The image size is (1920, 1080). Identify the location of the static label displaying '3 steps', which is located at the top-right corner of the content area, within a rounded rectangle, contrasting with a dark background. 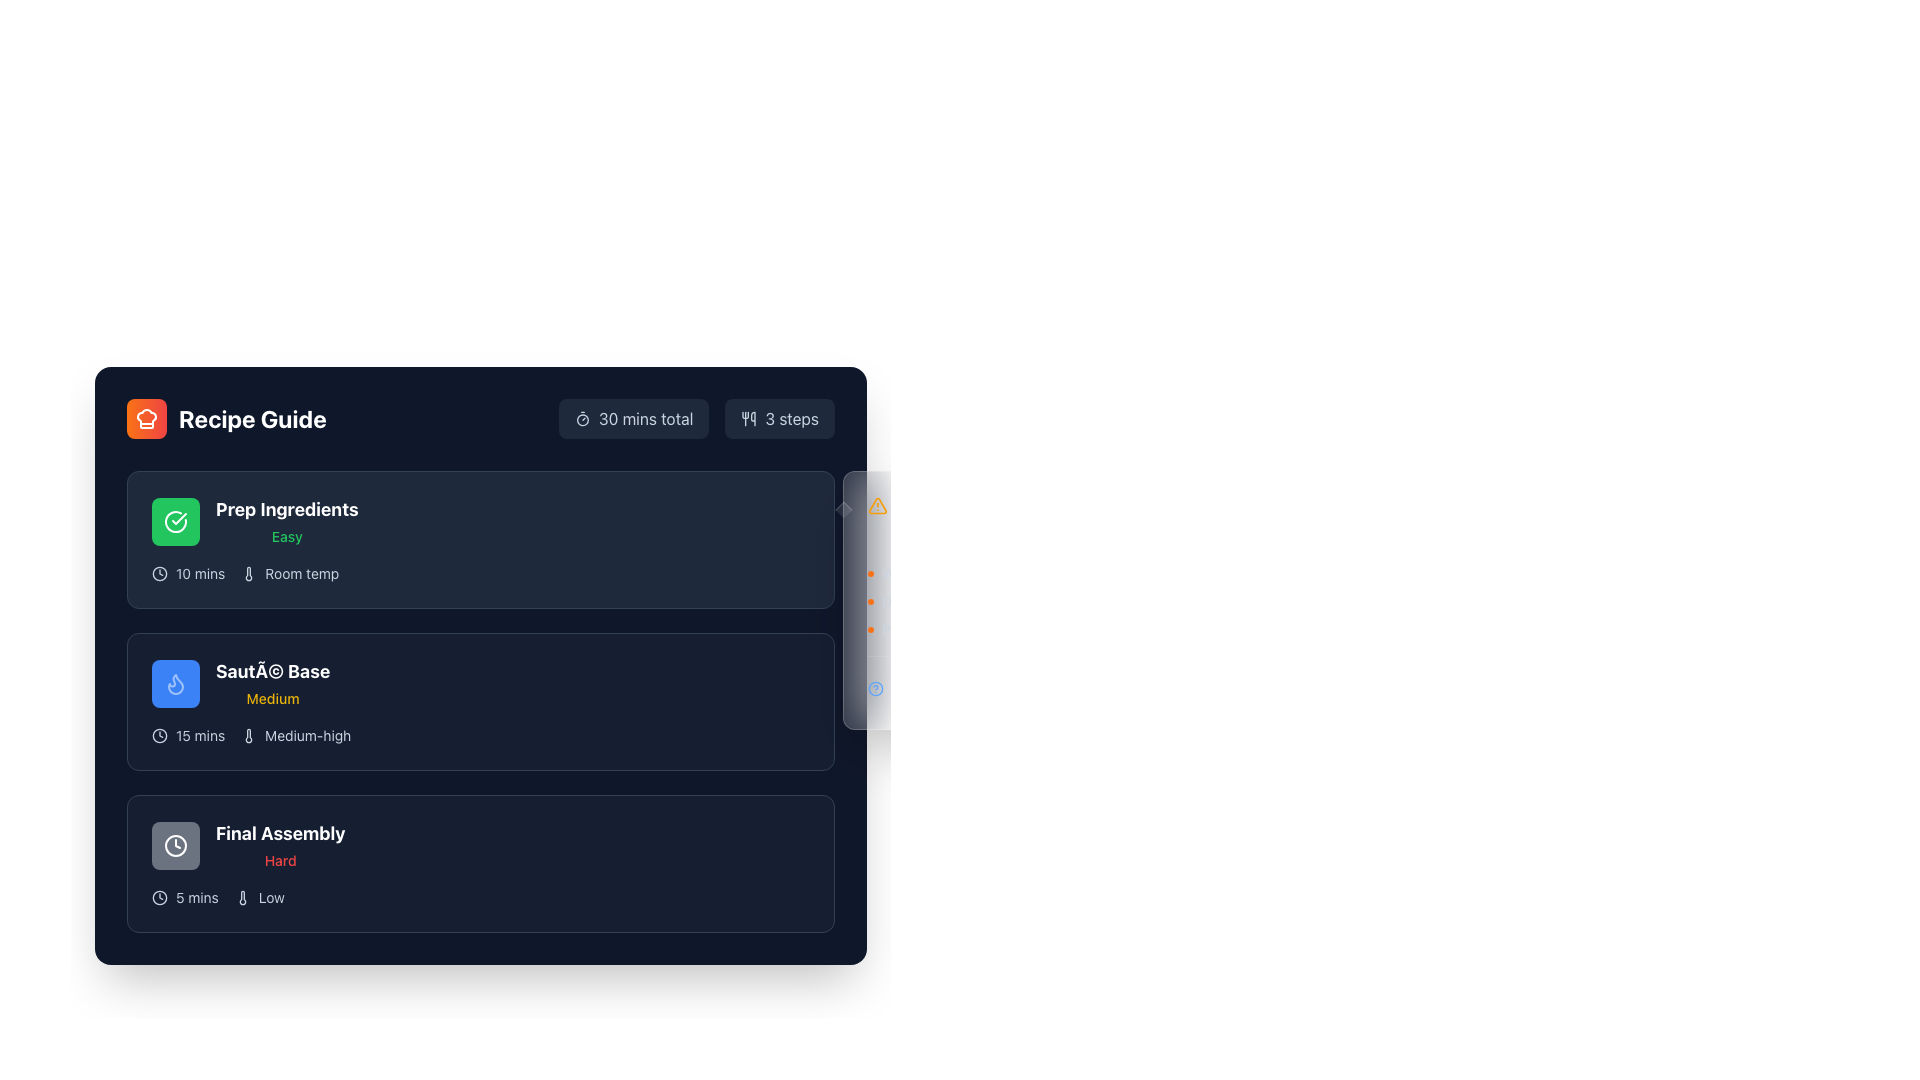
(791, 418).